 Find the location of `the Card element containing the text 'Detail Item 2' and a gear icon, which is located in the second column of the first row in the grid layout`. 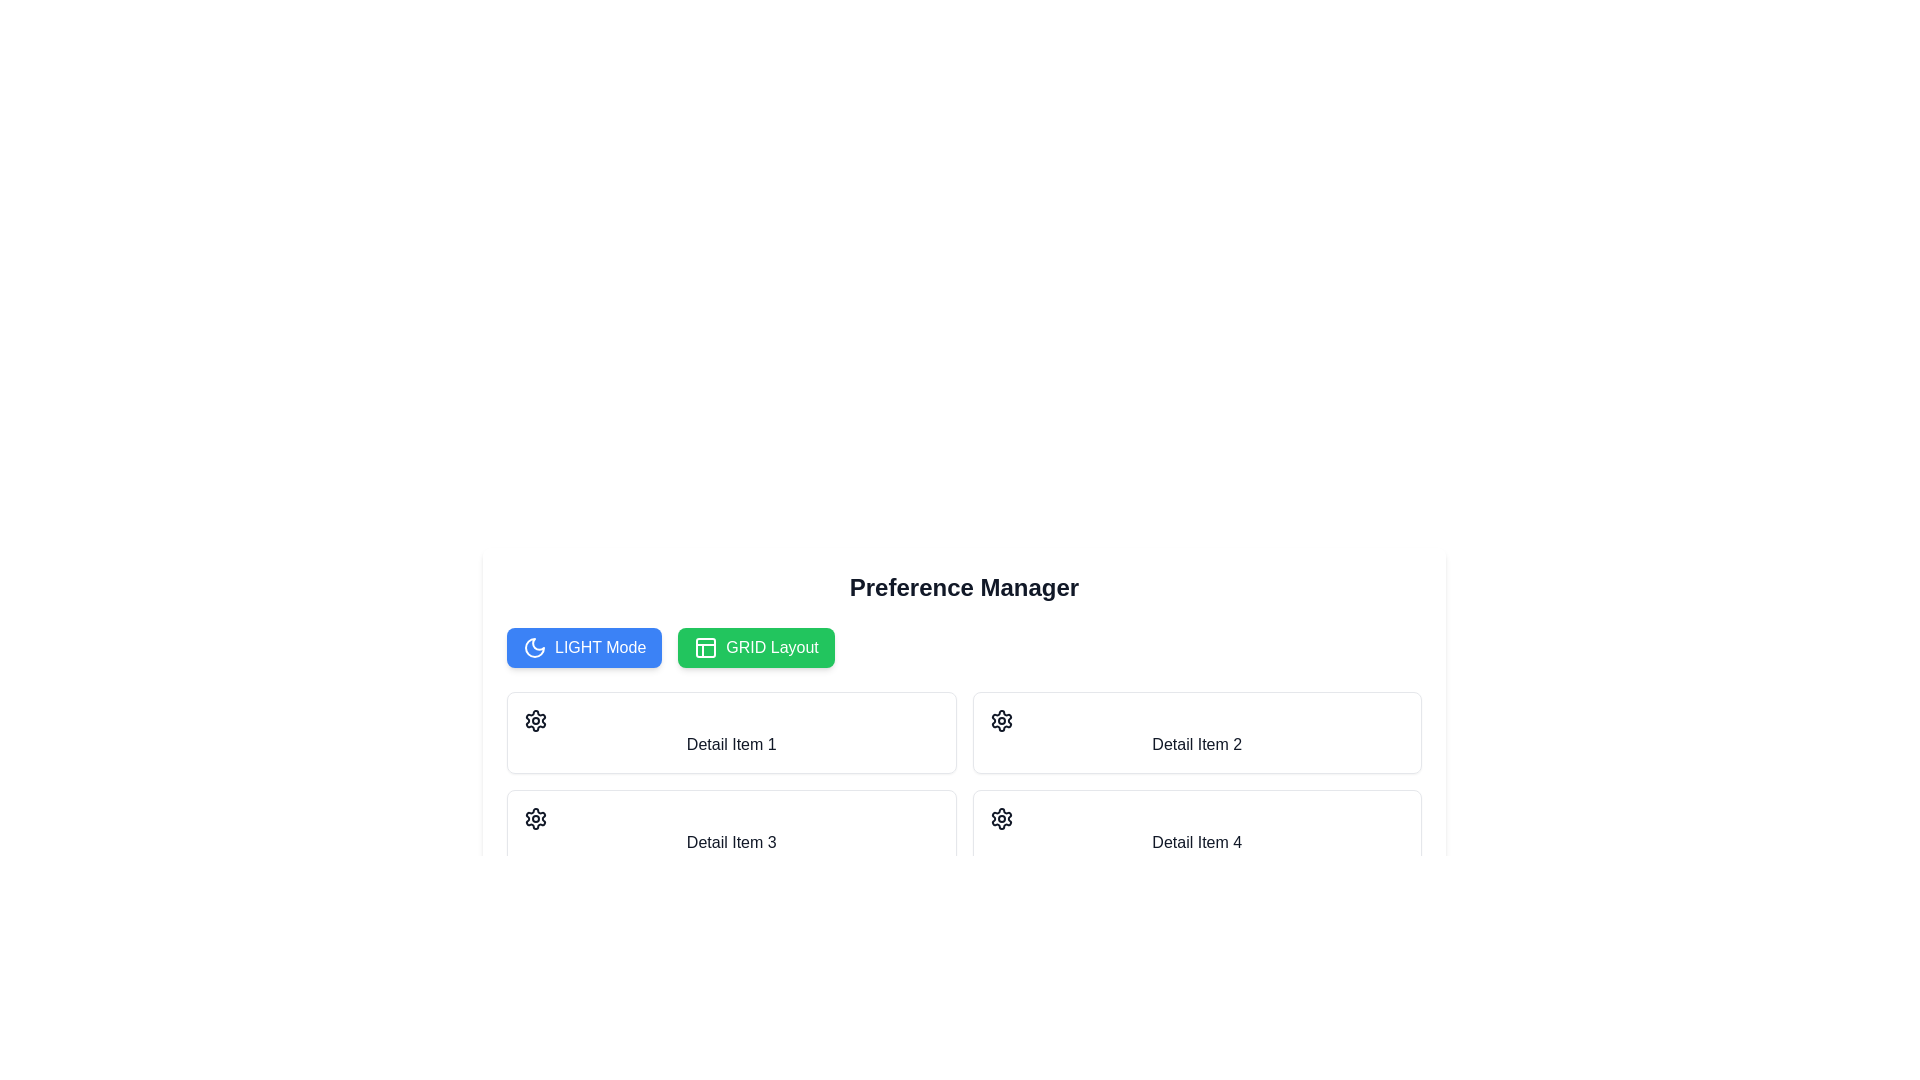

the Card element containing the text 'Detail Item 2' and a gear icon, which is located in the second column of the first row in the grid layout is located at coordinates (1197, 732).